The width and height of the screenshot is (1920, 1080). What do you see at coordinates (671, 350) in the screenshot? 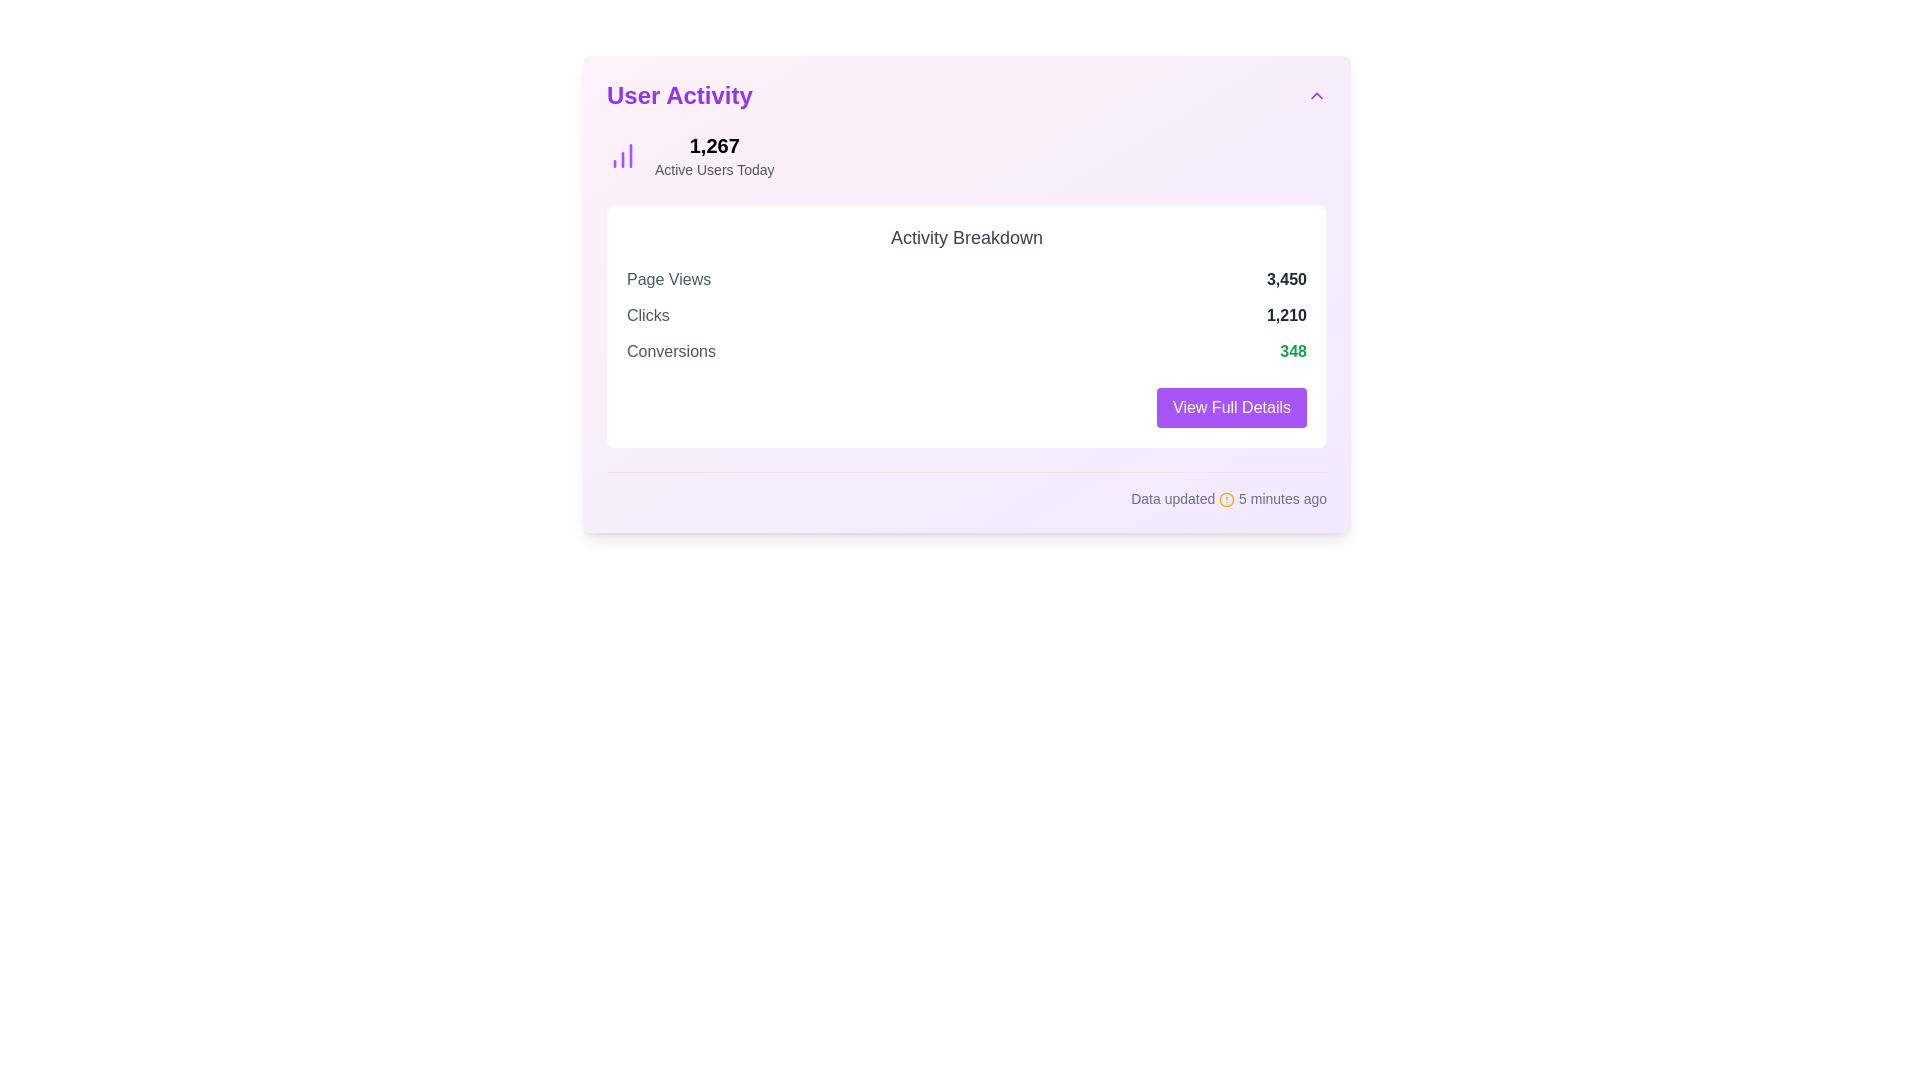
I see `the Text Label that identifies the conversions in the 'Activity Breakdown' section of the 'User Activity' card, located on the left side of the number '348'` at bounding box center [671, 350].